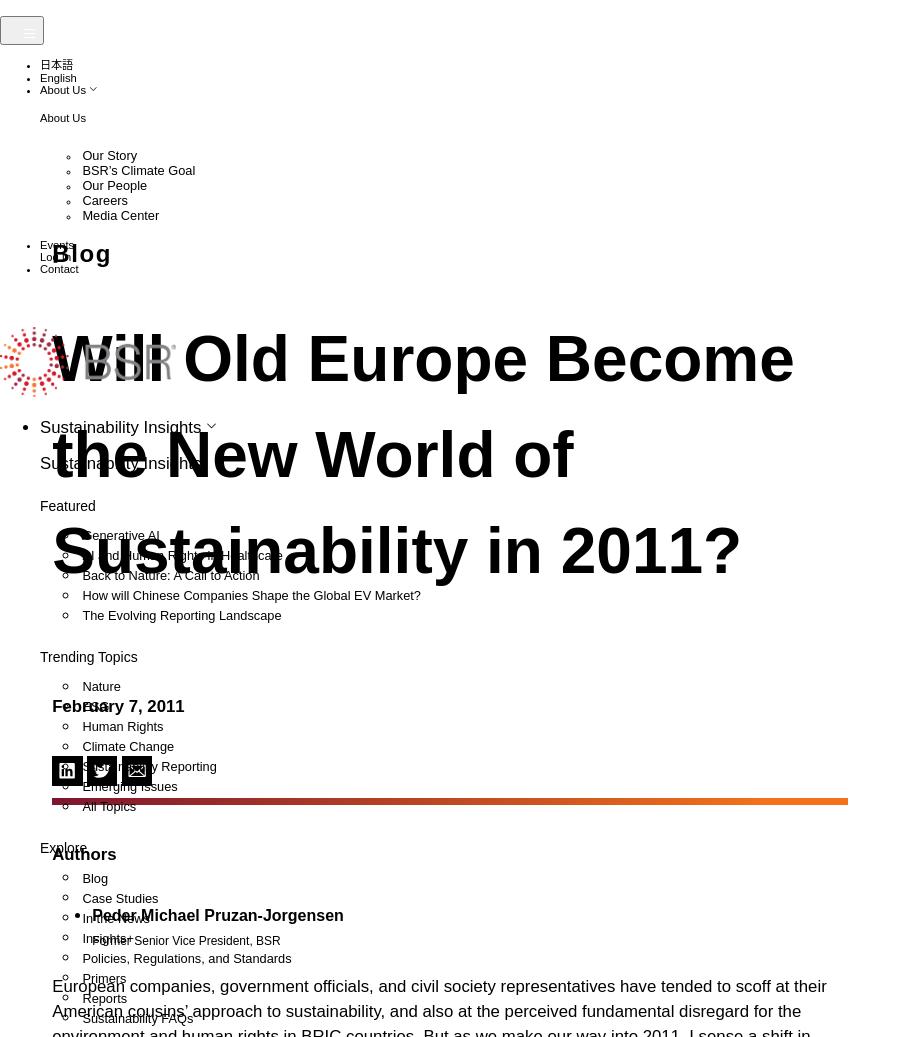 The width and height of the screenshot is (900, 1037). I want to click on 'About BSR', so click(92, 337).